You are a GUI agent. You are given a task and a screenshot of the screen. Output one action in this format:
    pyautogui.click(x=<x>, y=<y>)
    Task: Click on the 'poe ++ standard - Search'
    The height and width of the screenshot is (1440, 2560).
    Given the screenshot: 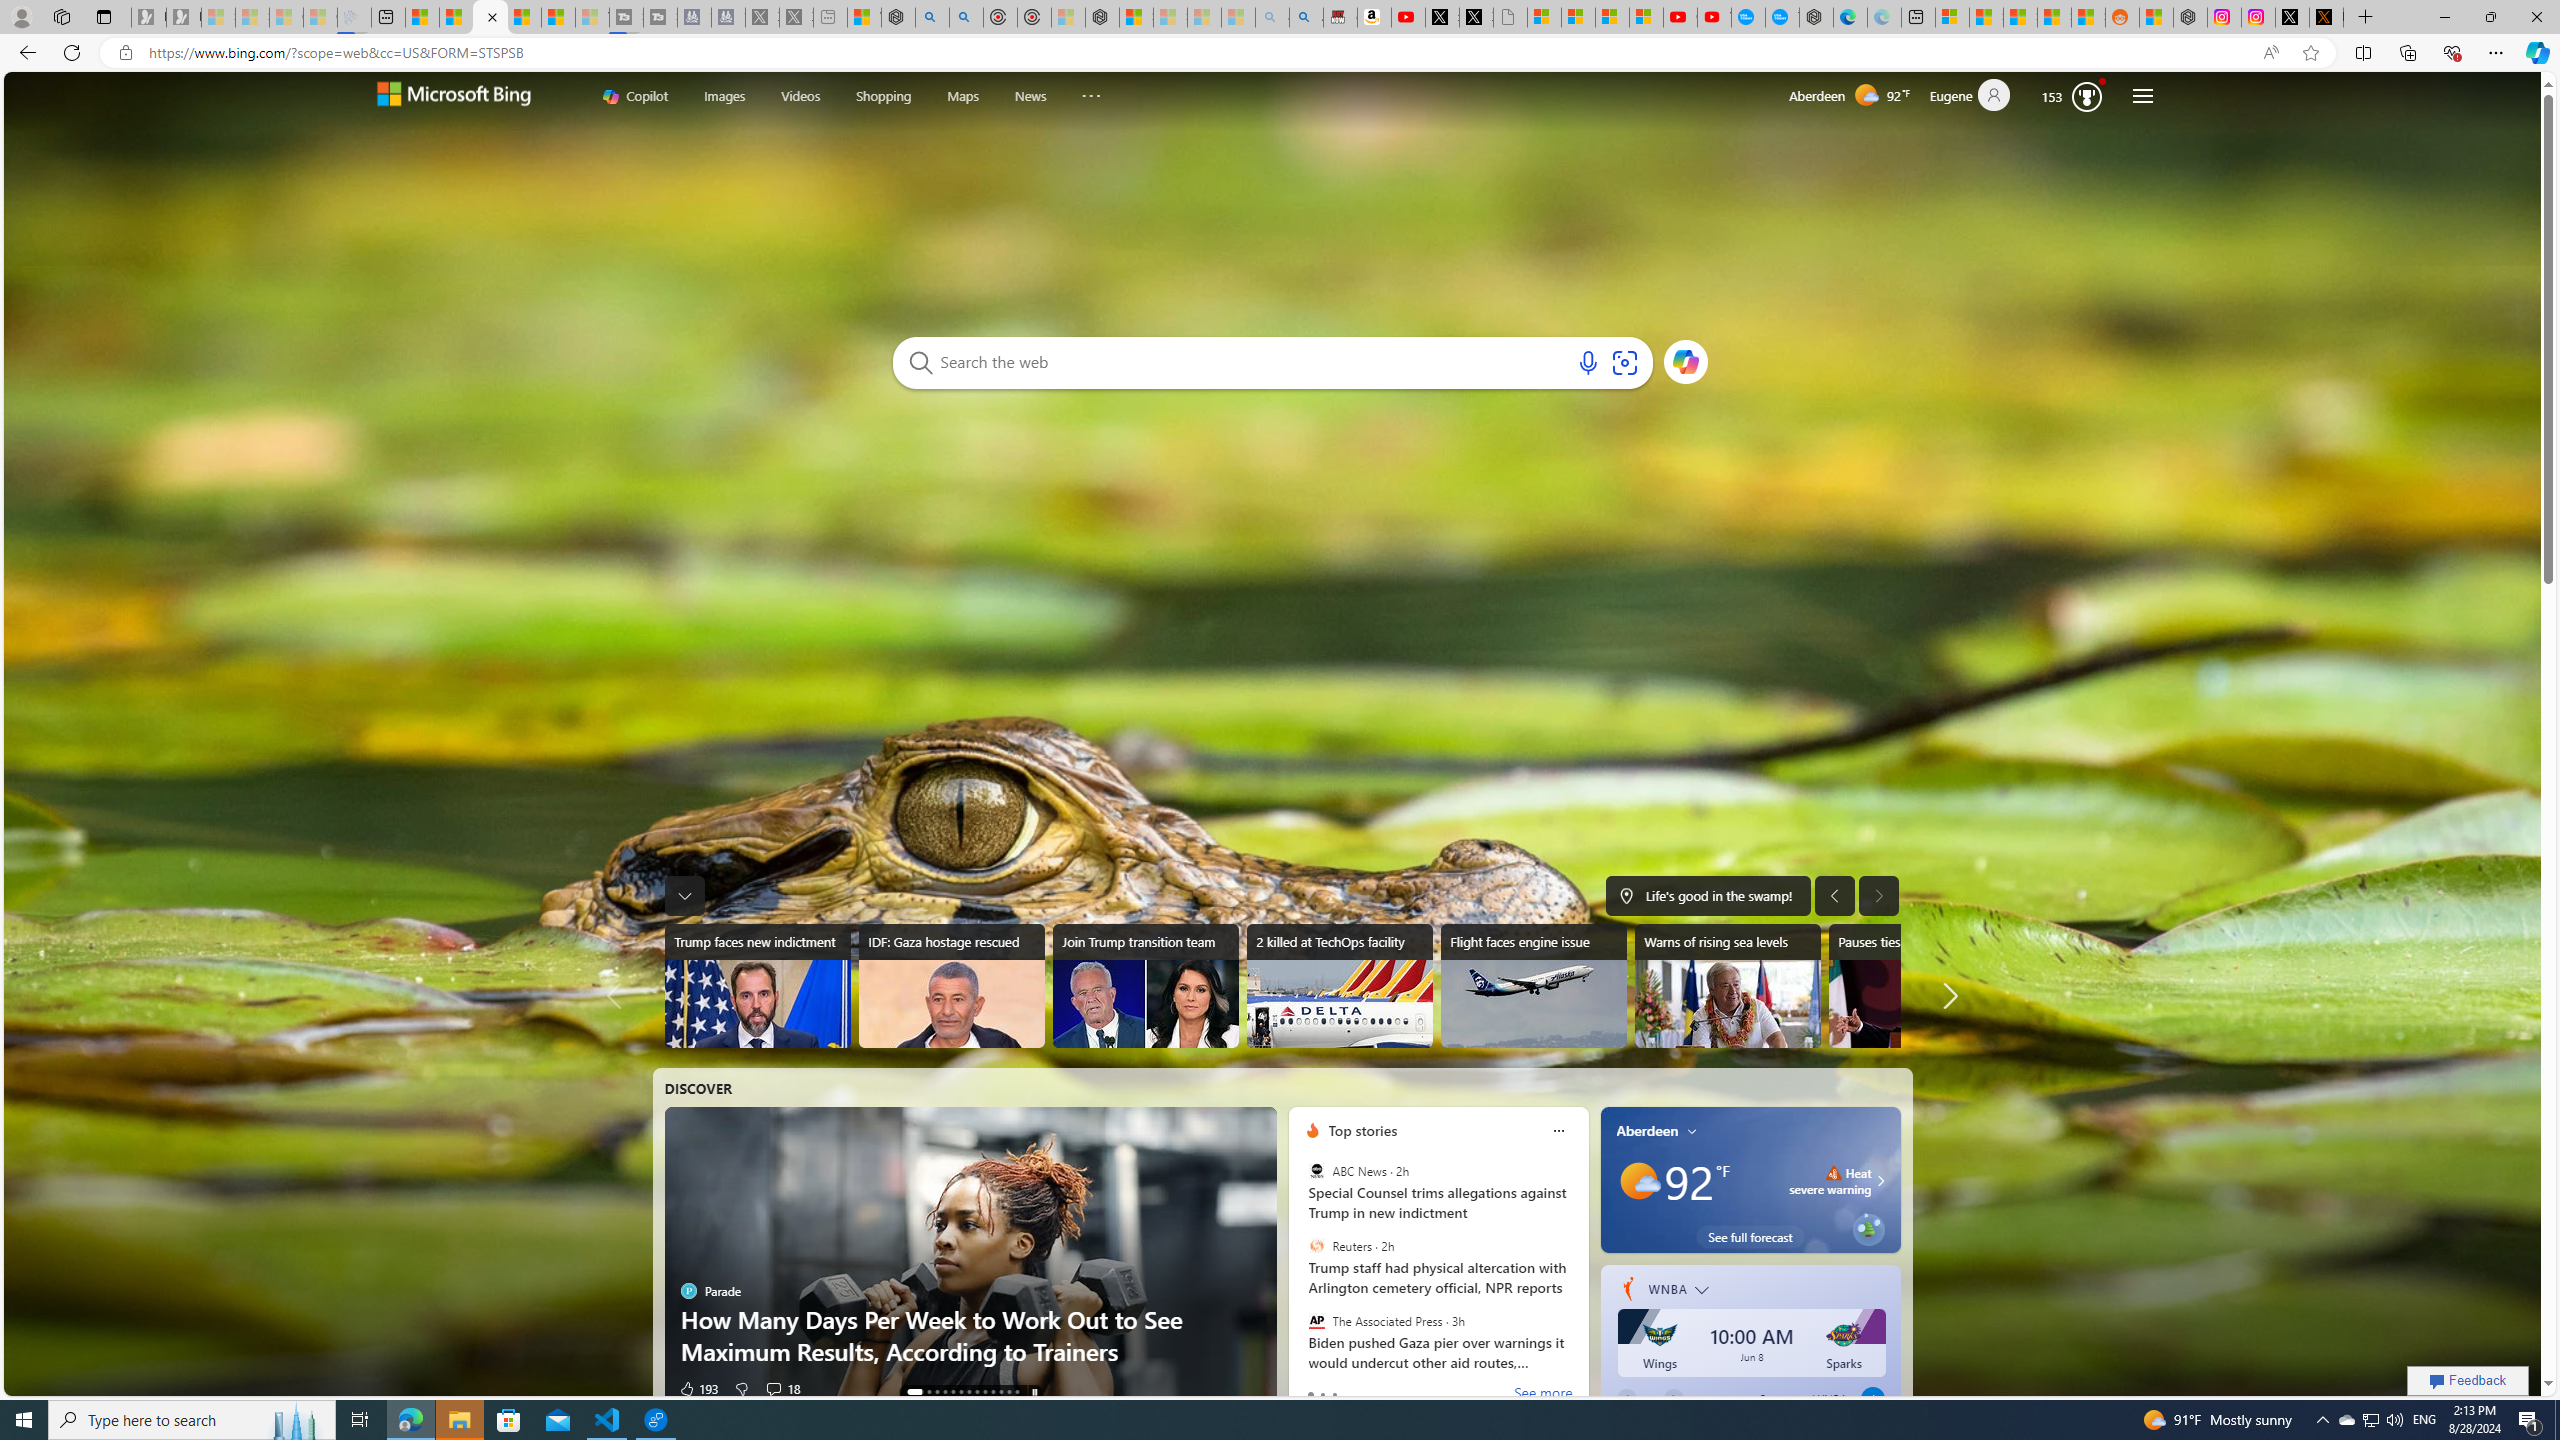 What is the action you would take?
    pyautogui.click(x=966, y=16)
    